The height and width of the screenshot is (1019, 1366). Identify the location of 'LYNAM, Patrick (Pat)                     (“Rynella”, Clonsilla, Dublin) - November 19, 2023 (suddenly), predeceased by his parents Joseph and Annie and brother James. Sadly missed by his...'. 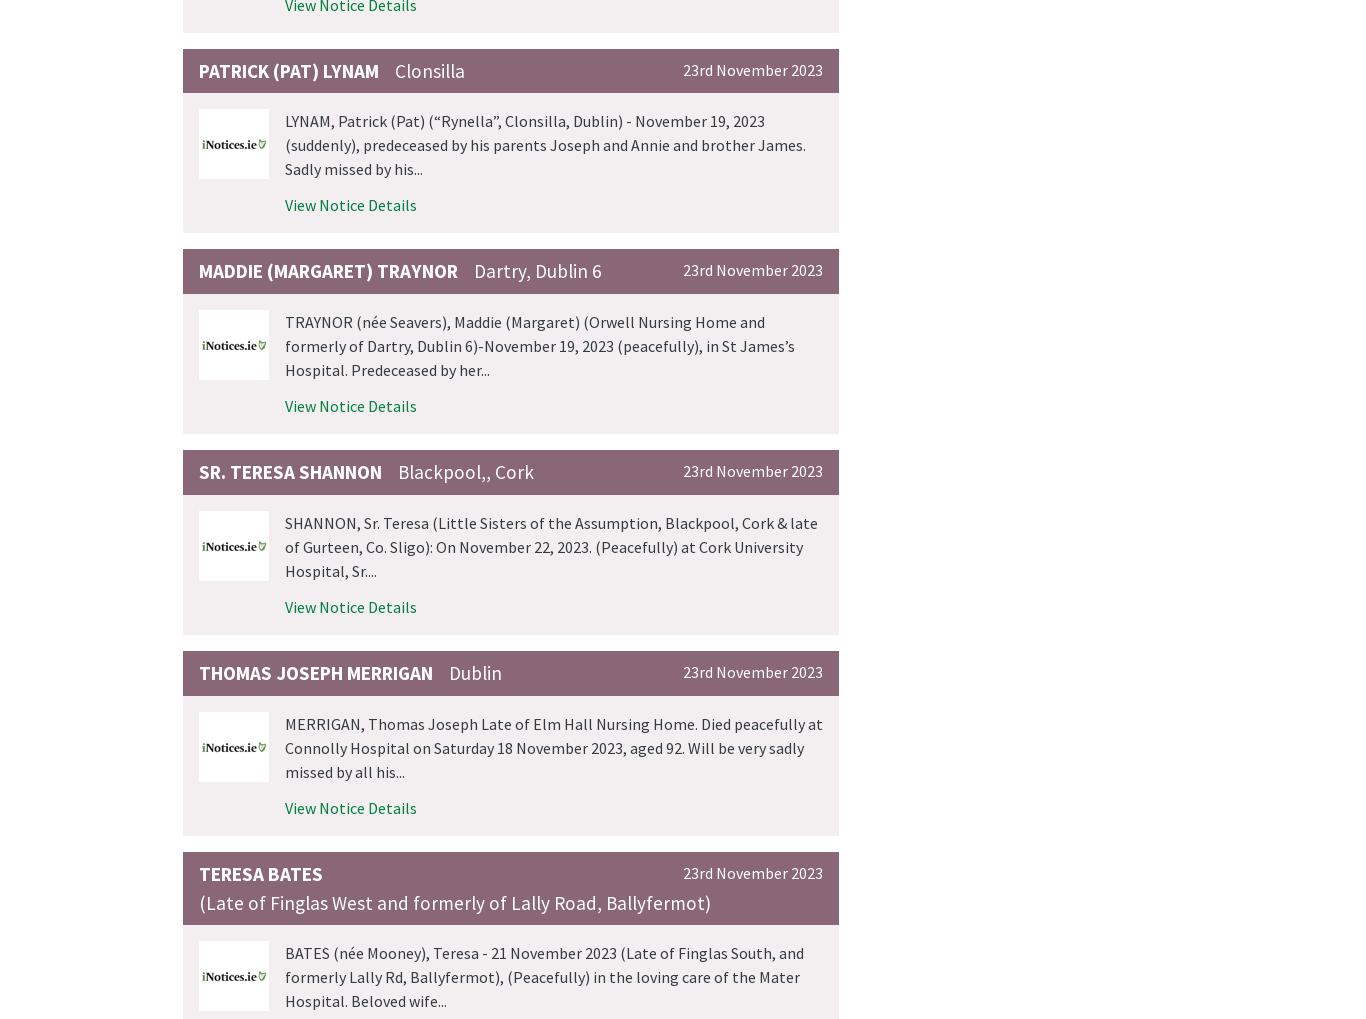
(545, 145).